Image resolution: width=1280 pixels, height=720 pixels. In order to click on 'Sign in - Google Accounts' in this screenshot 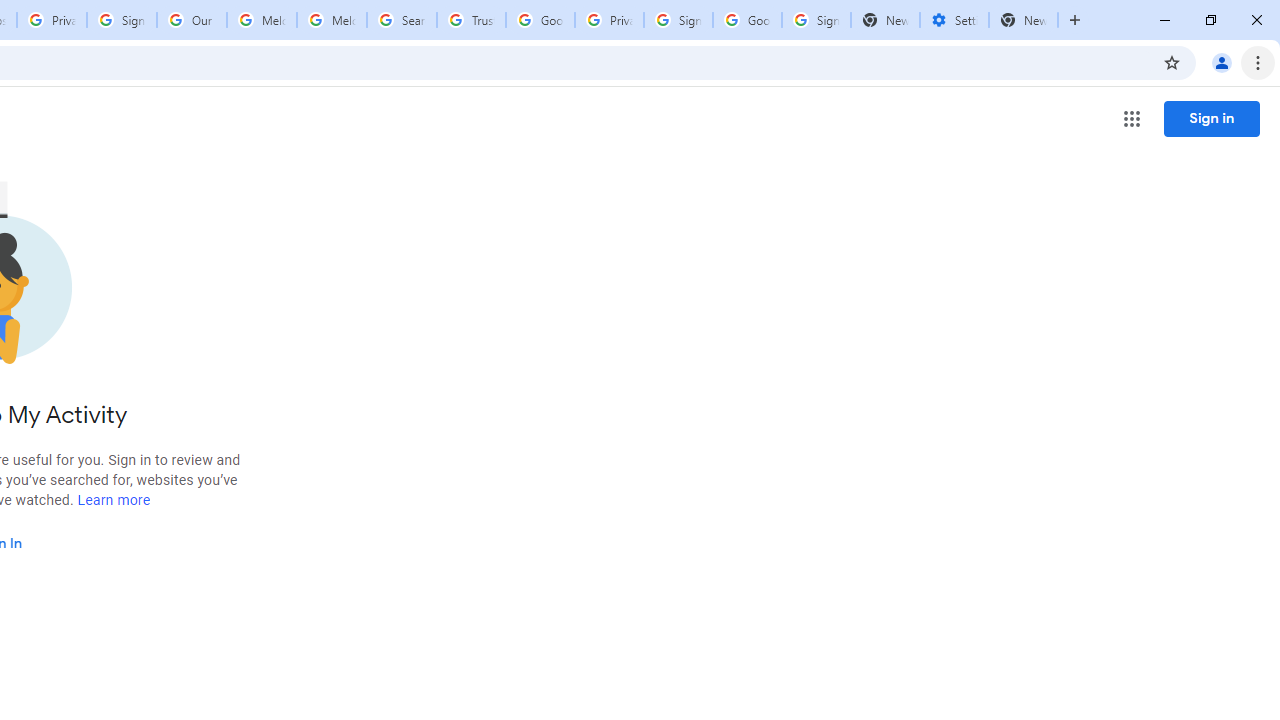, I will do `click(121, 20)`.